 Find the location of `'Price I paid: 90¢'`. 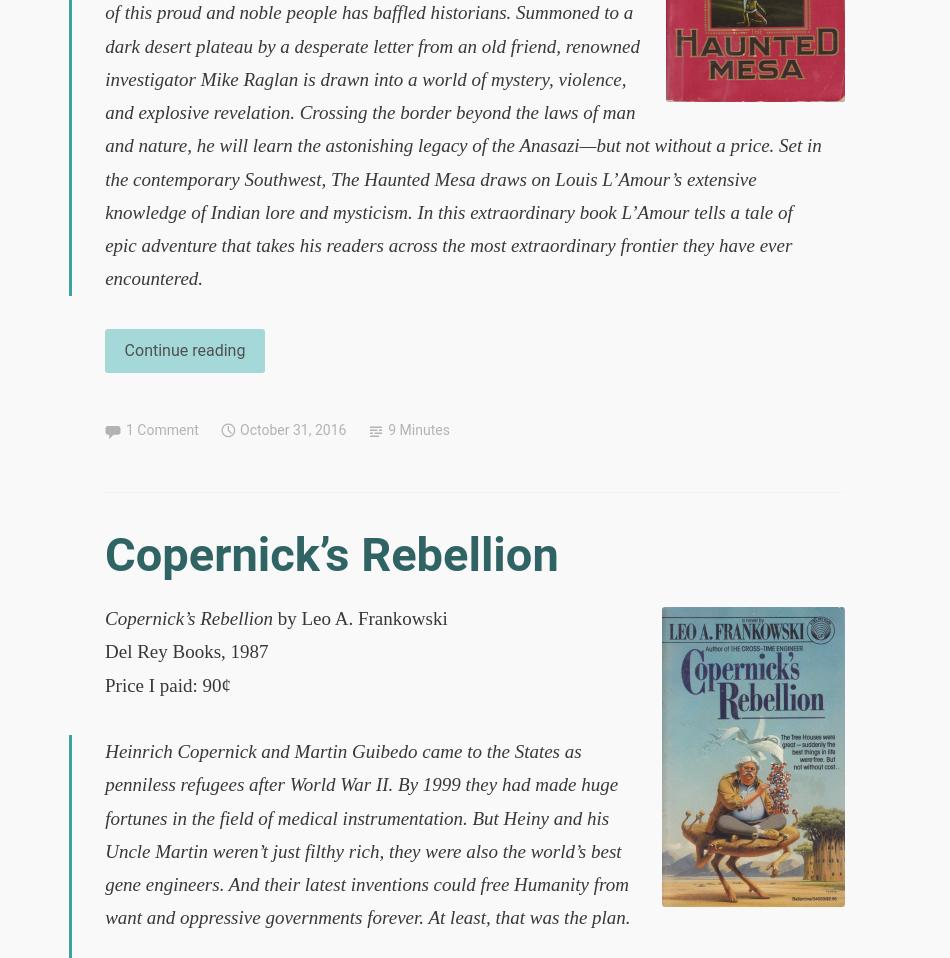

'Price I paid: 90¢' is located at coordinates (167, 683).